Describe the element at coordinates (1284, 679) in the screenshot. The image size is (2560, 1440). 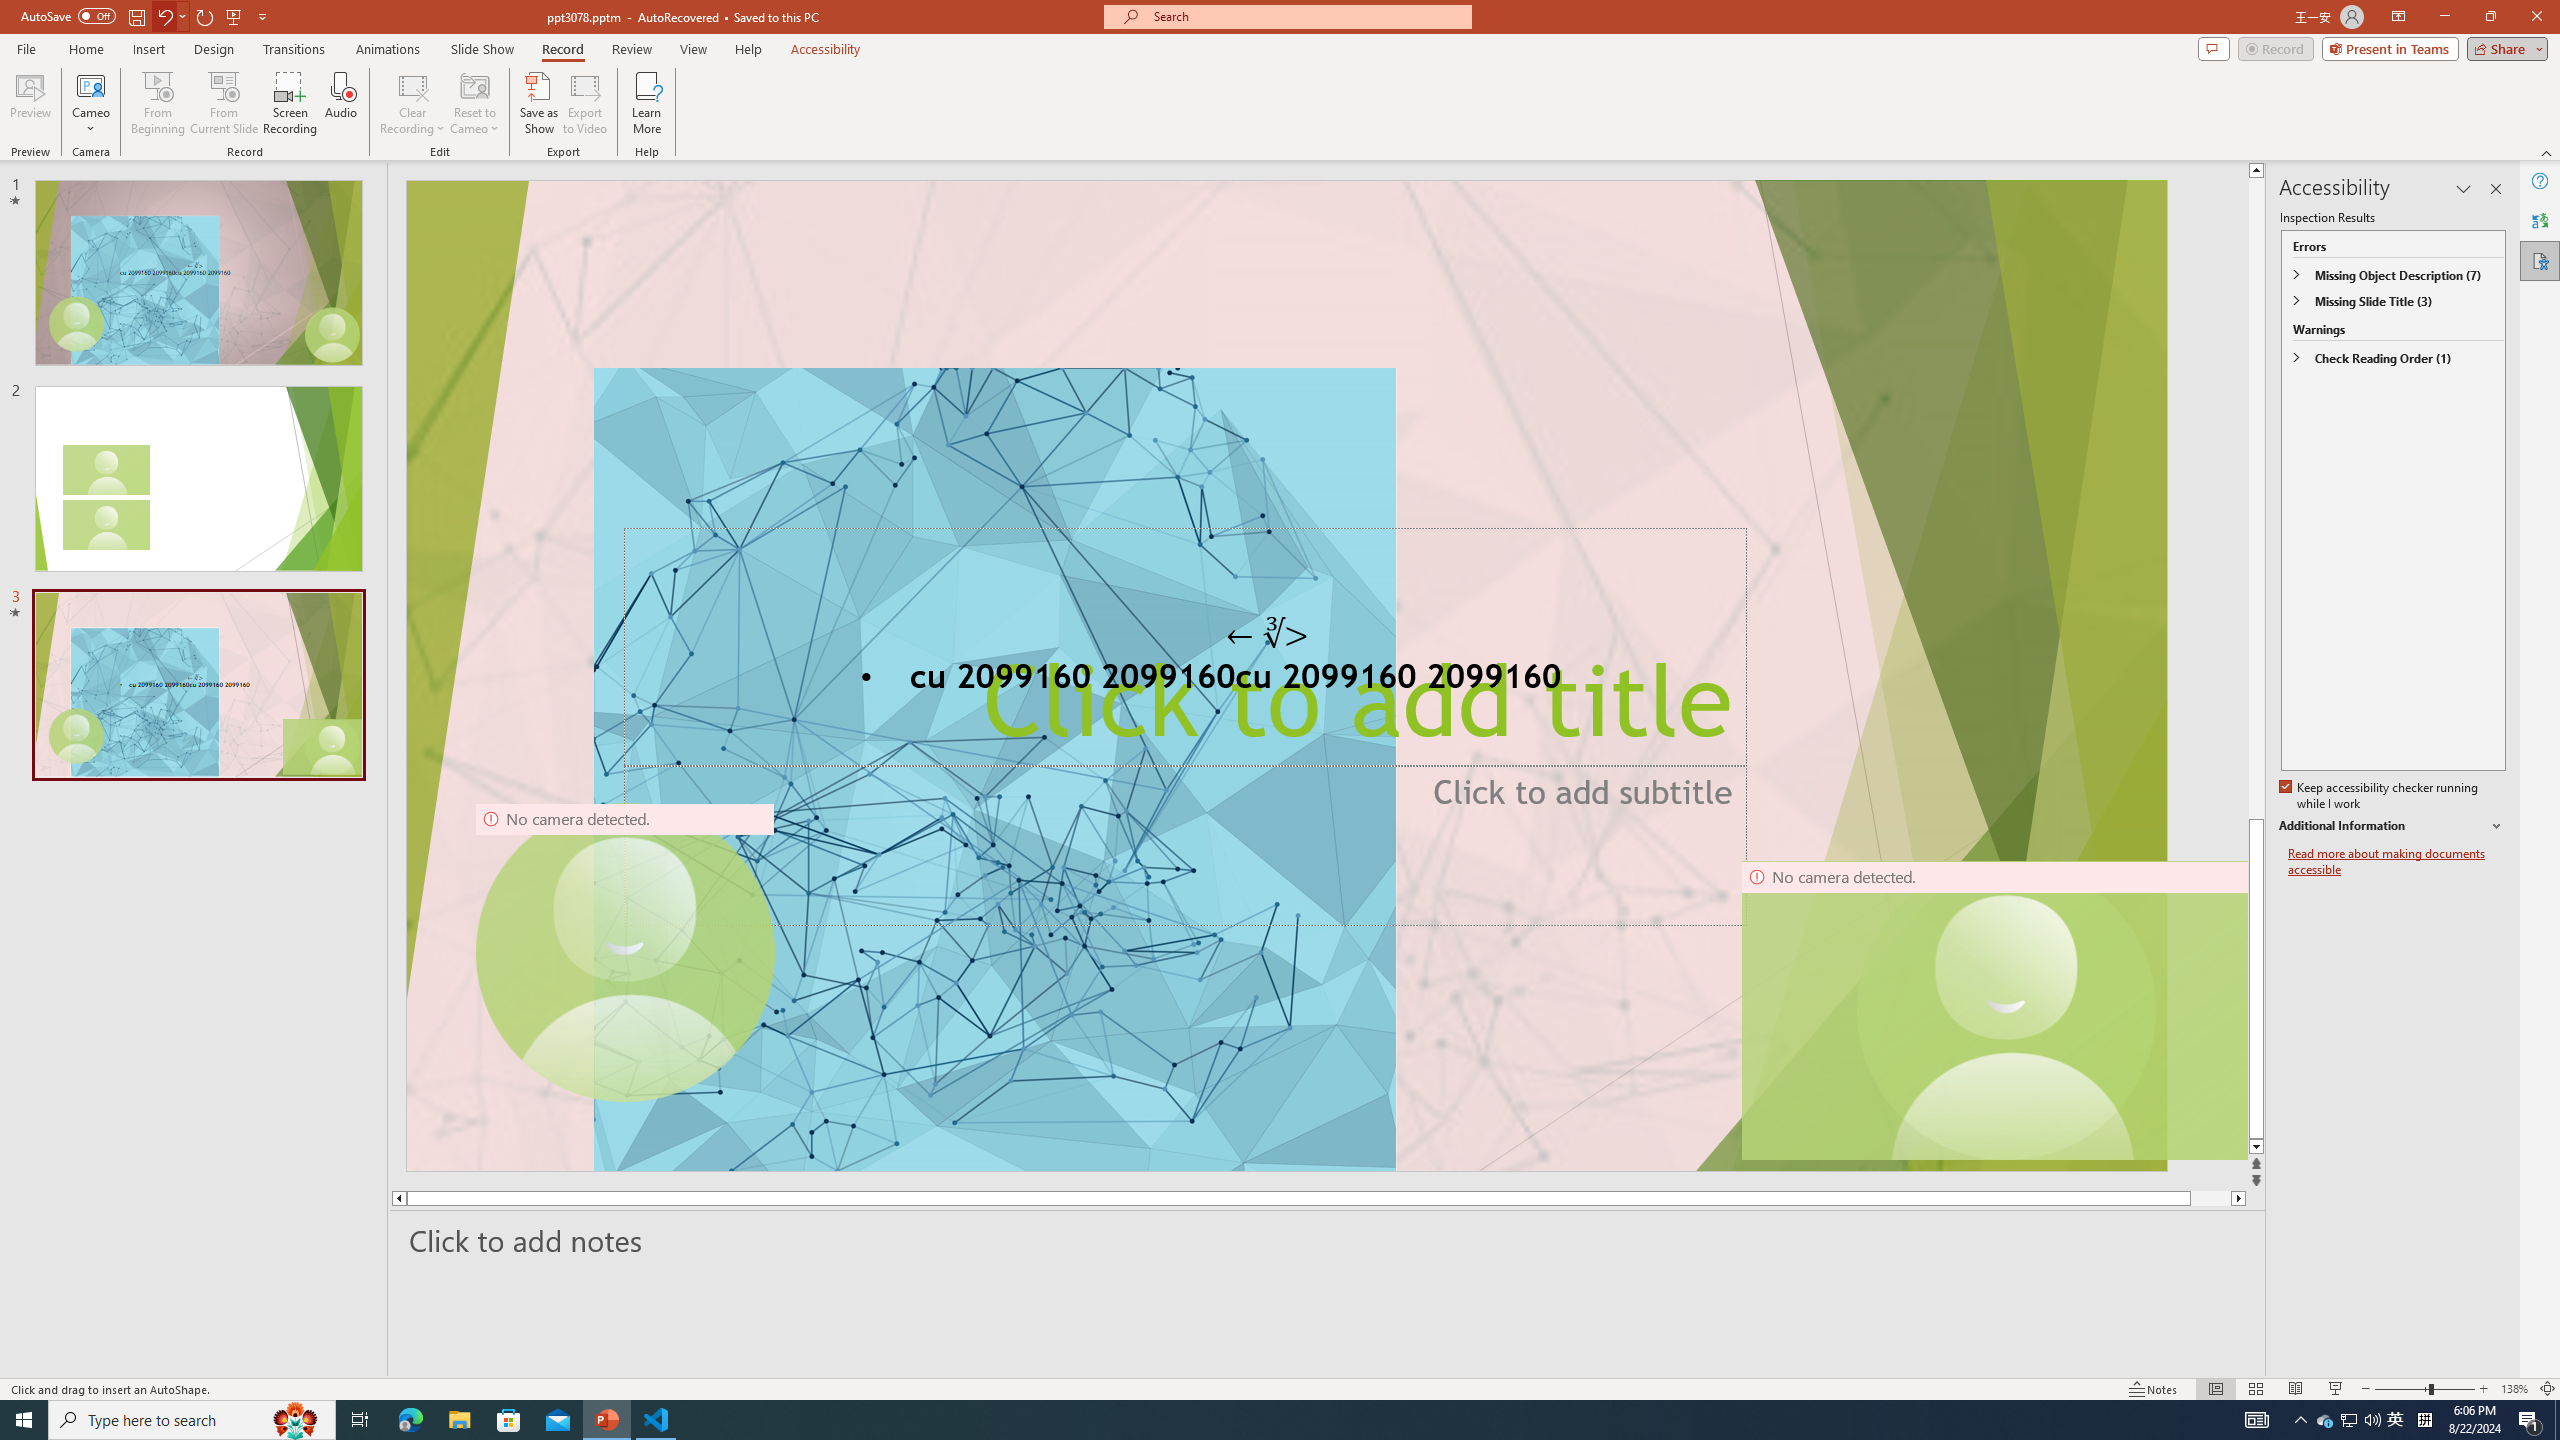
I see `'TextBox 61'` at that location.